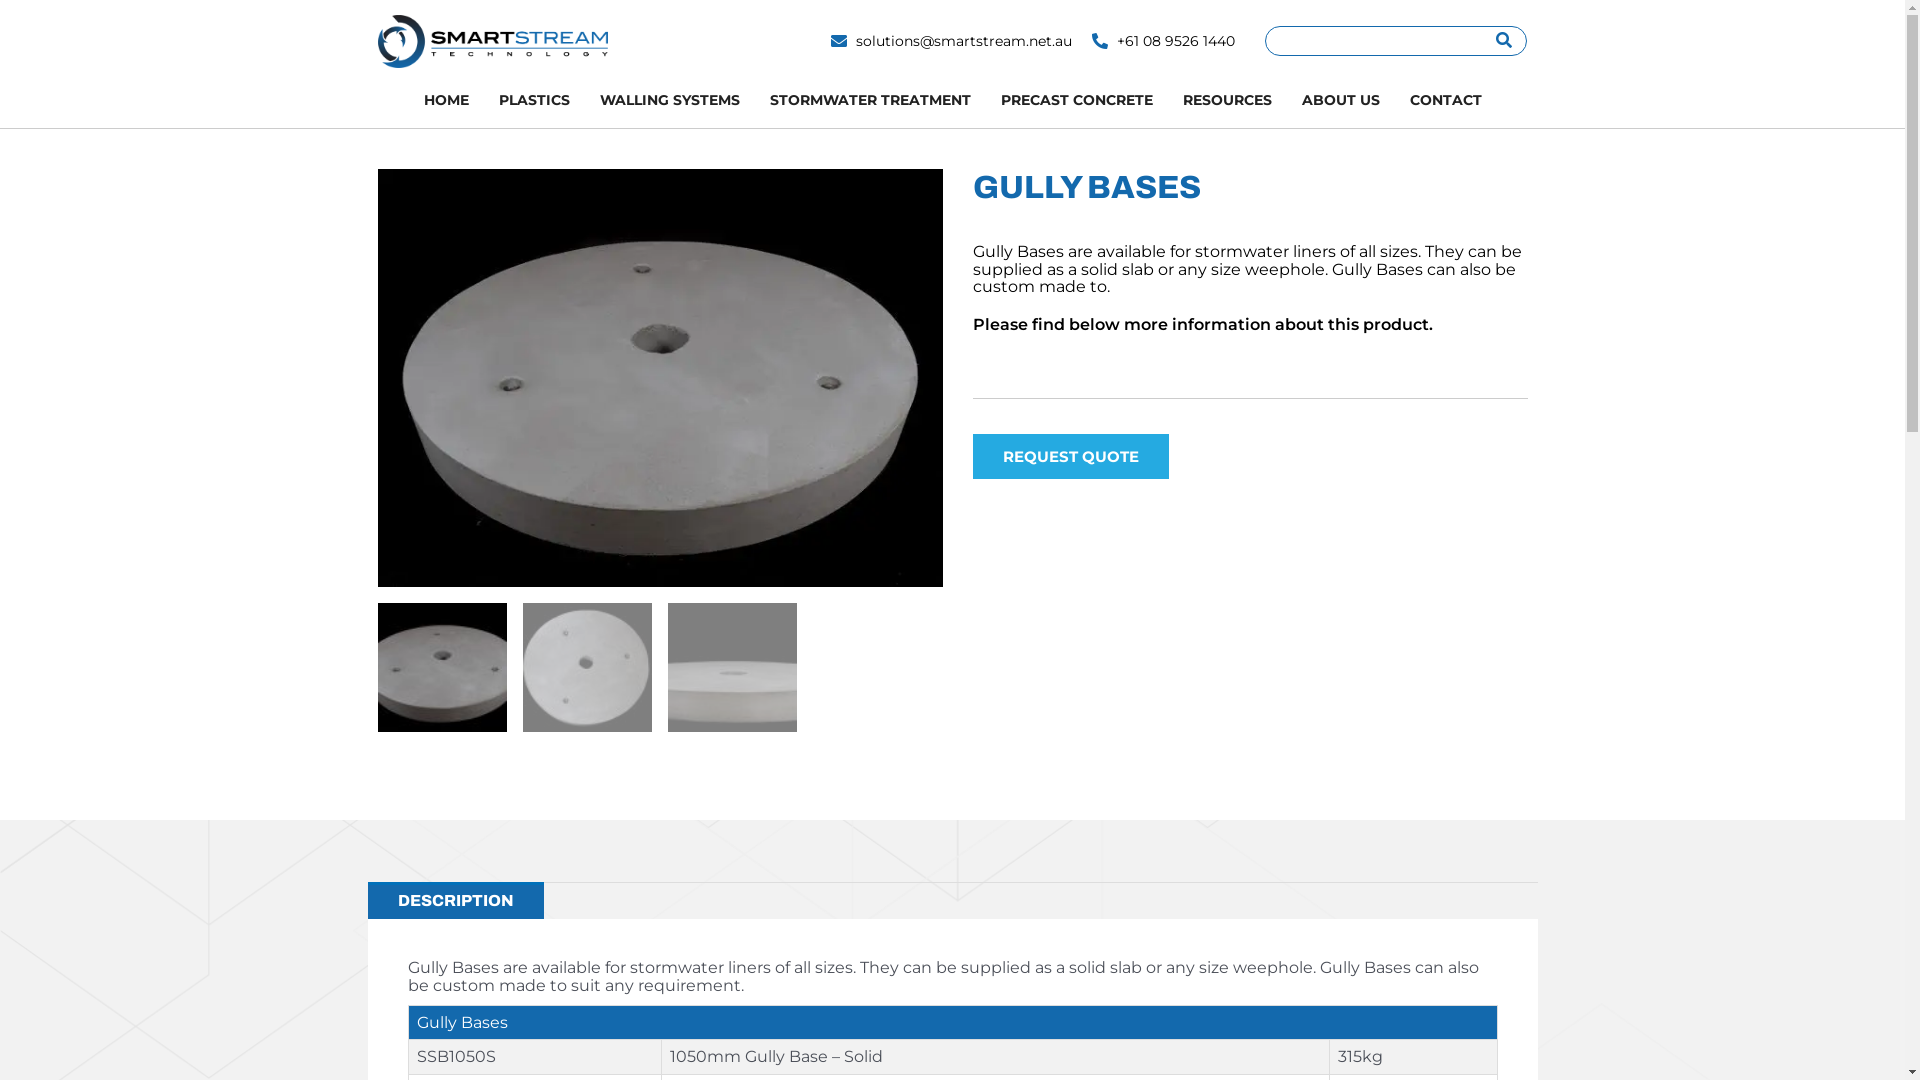  Describe the element at coordinates (950, 41) in the screenshot. I see `'solutions@smartstream.net.au'` at that location.